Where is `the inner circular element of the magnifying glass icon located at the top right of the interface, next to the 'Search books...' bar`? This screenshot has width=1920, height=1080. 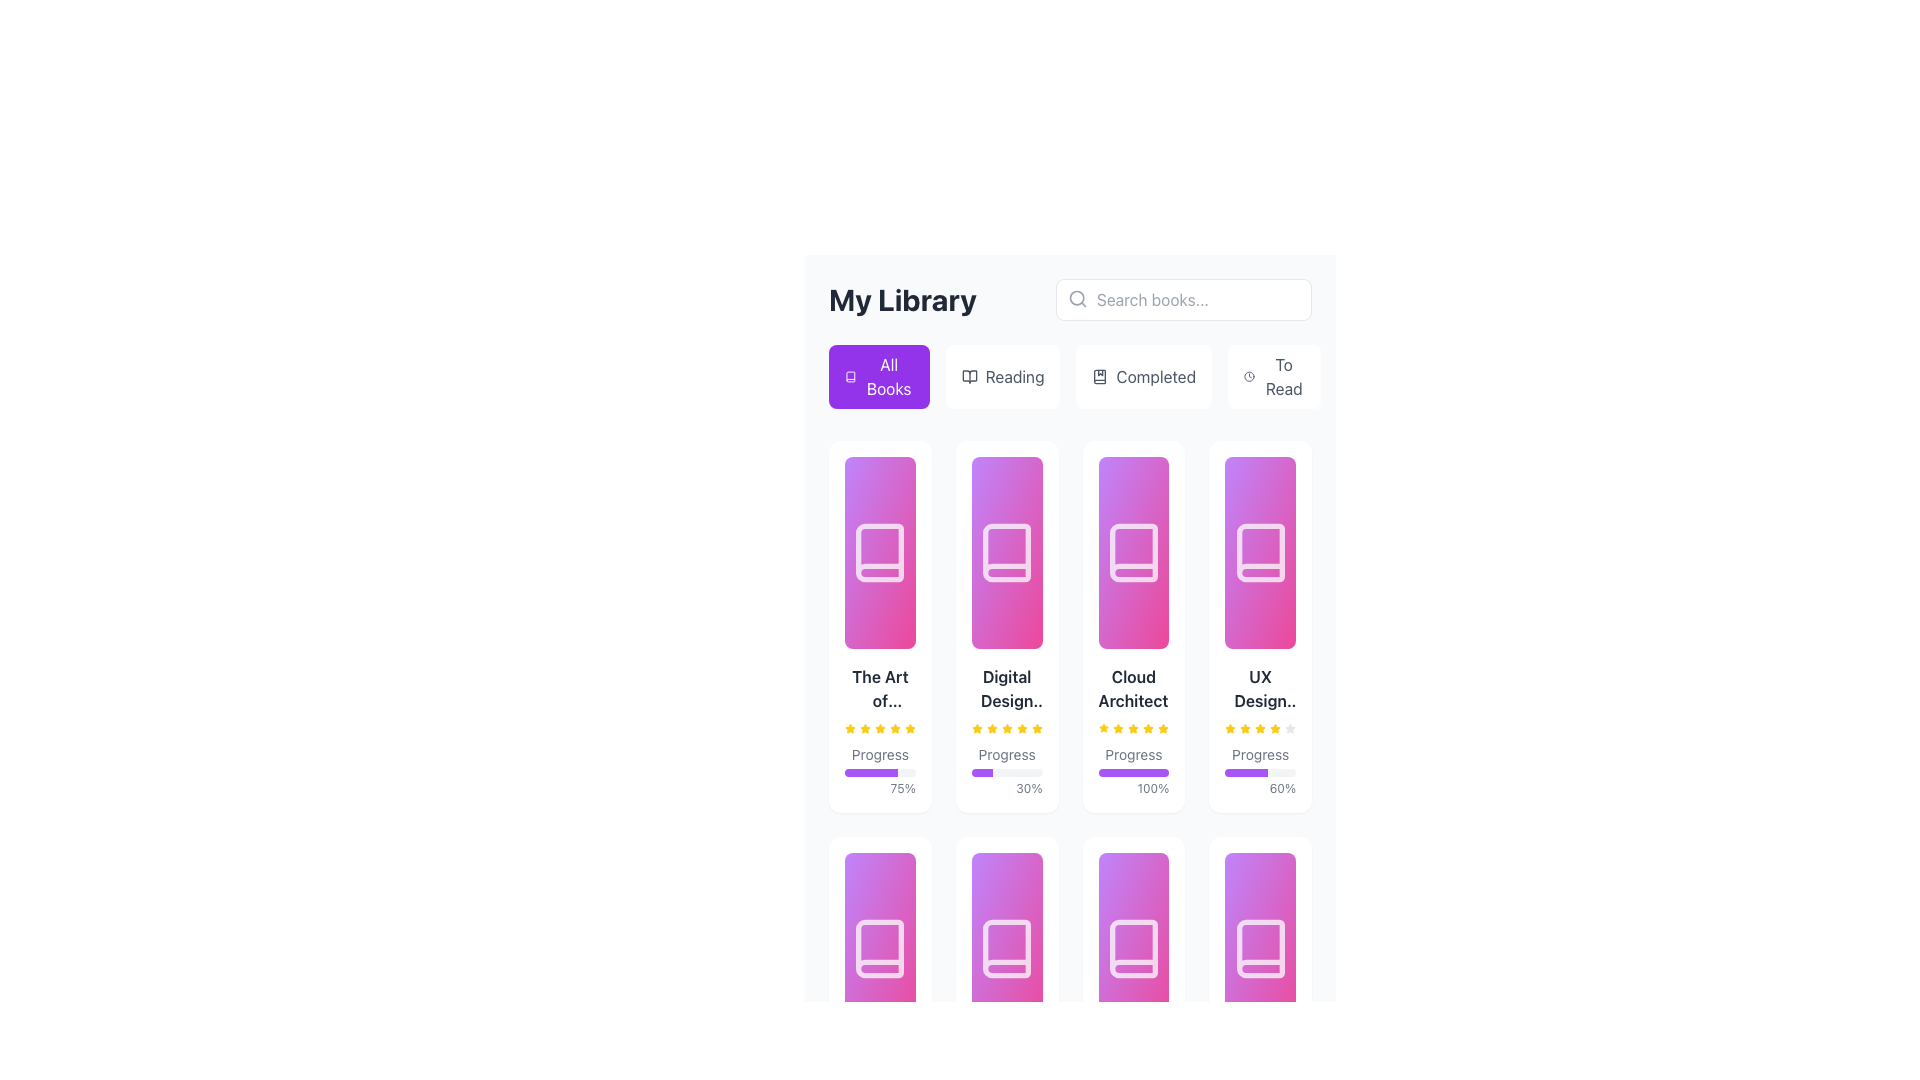
the inner circular element of the magnifying glass icon located at the top right of the interface, next to the 'Search books...' bar is located at coordinates (1076, 298).